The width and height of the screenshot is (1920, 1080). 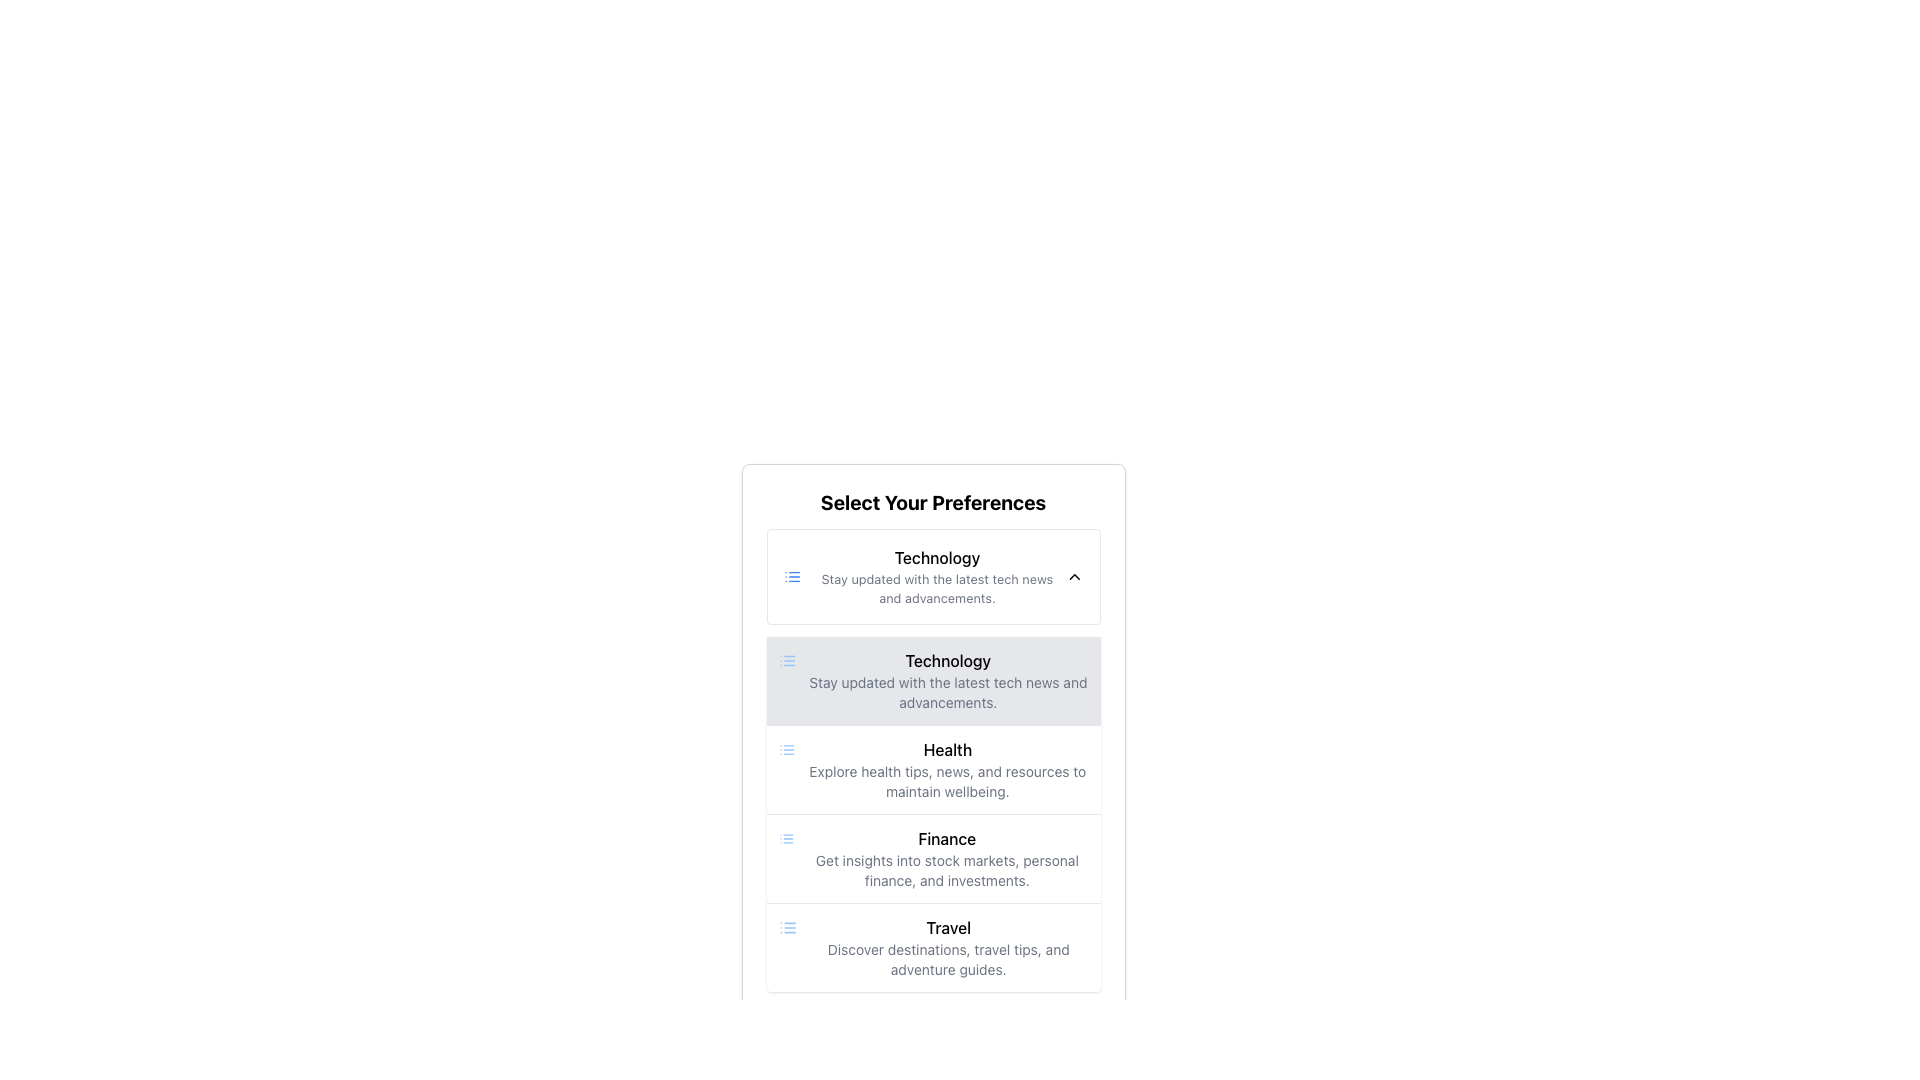 What do you see at coordinates (932, 946) in the screenshot?
I see `the 'Travel' category list item` at bounding box center [932, 946].